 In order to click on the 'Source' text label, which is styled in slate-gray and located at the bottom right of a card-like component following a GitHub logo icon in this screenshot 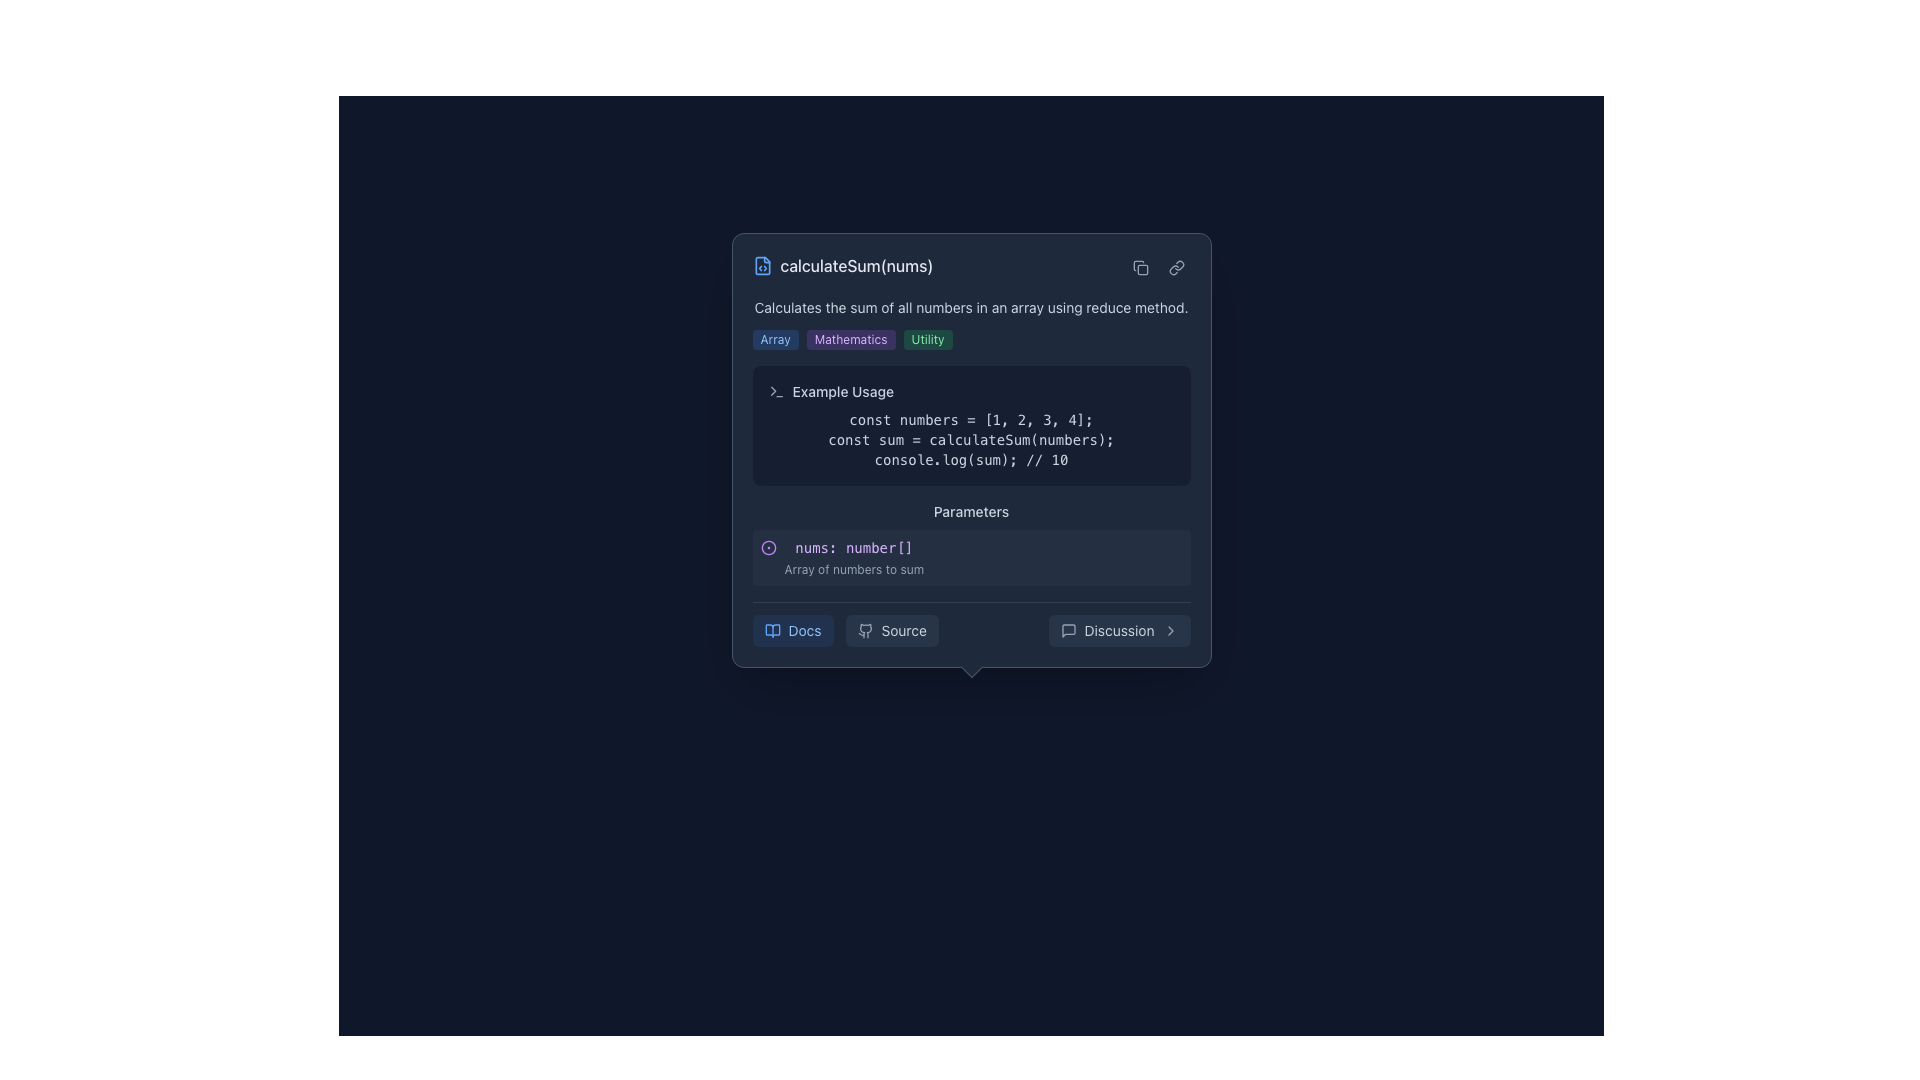, I will do `click(903, 631)`.